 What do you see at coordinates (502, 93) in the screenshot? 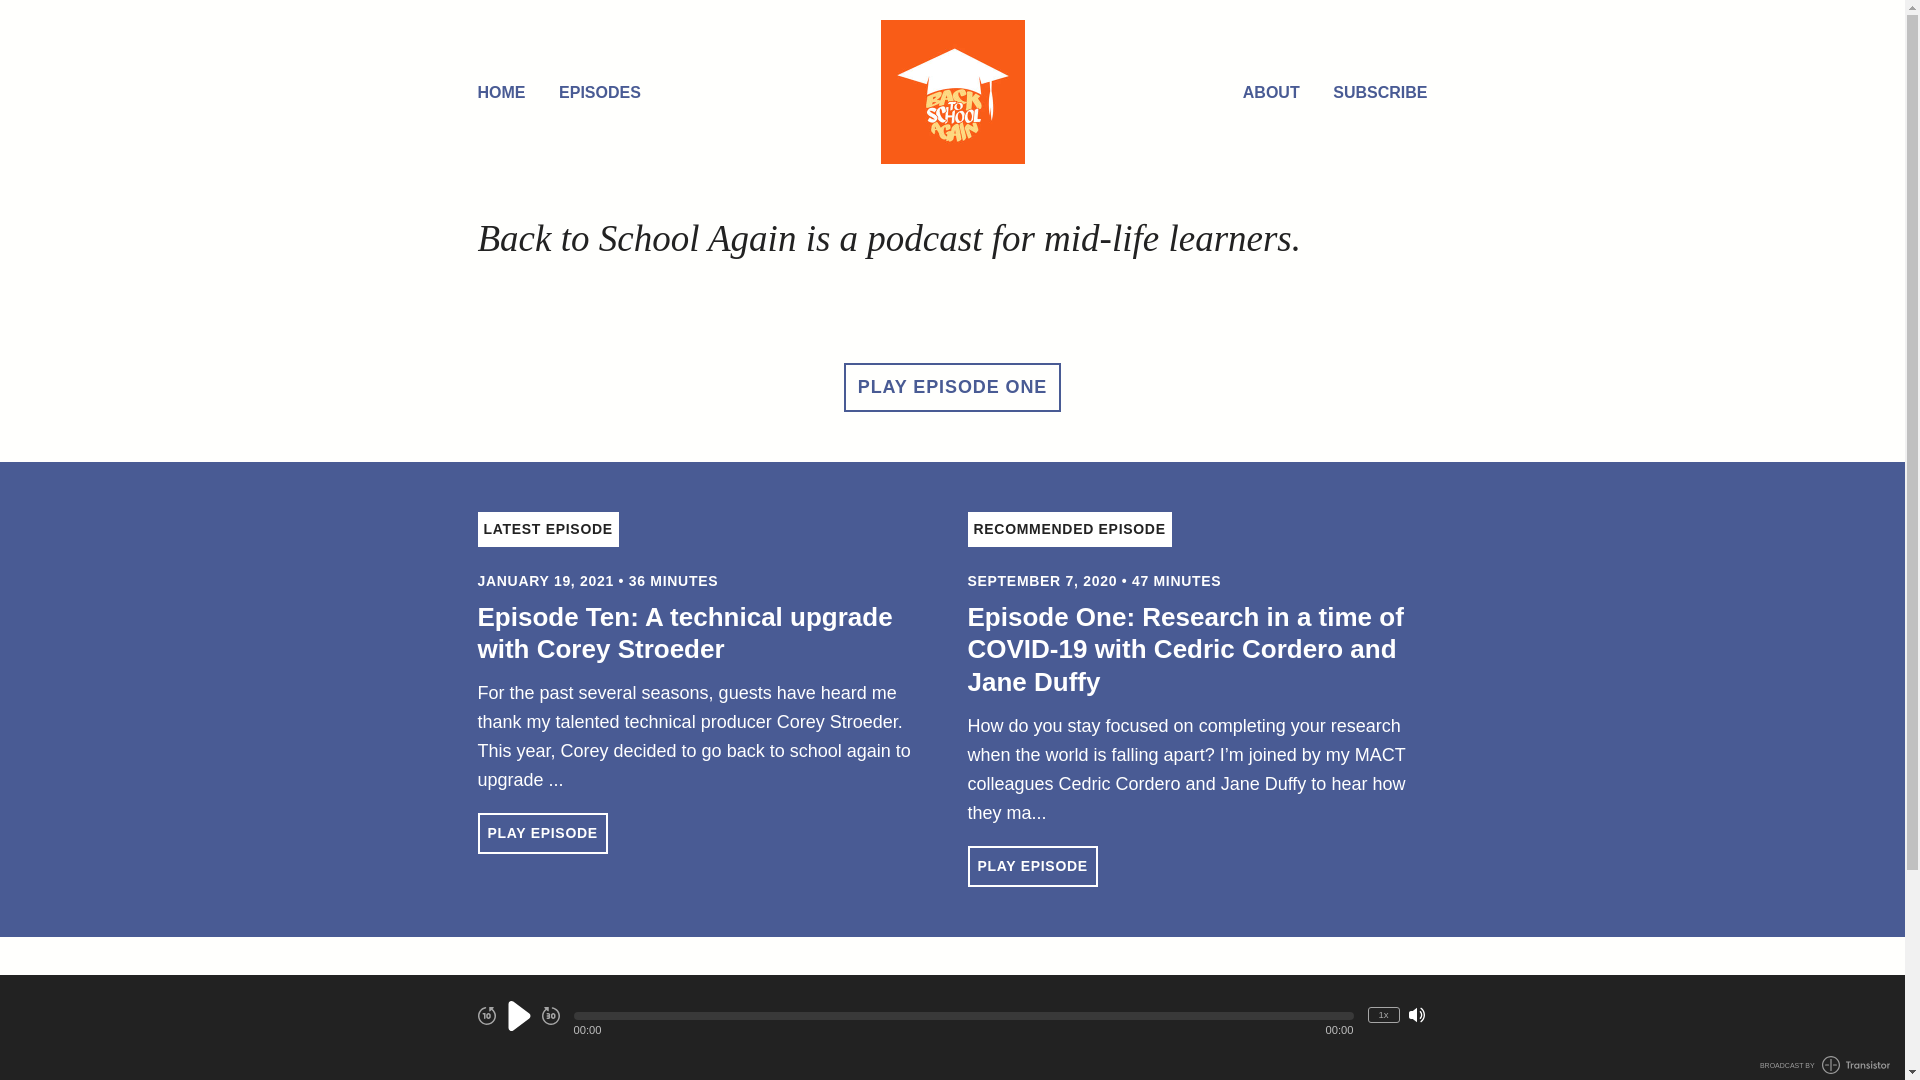
I see `'HOME'` at bounding box center [502, 93].